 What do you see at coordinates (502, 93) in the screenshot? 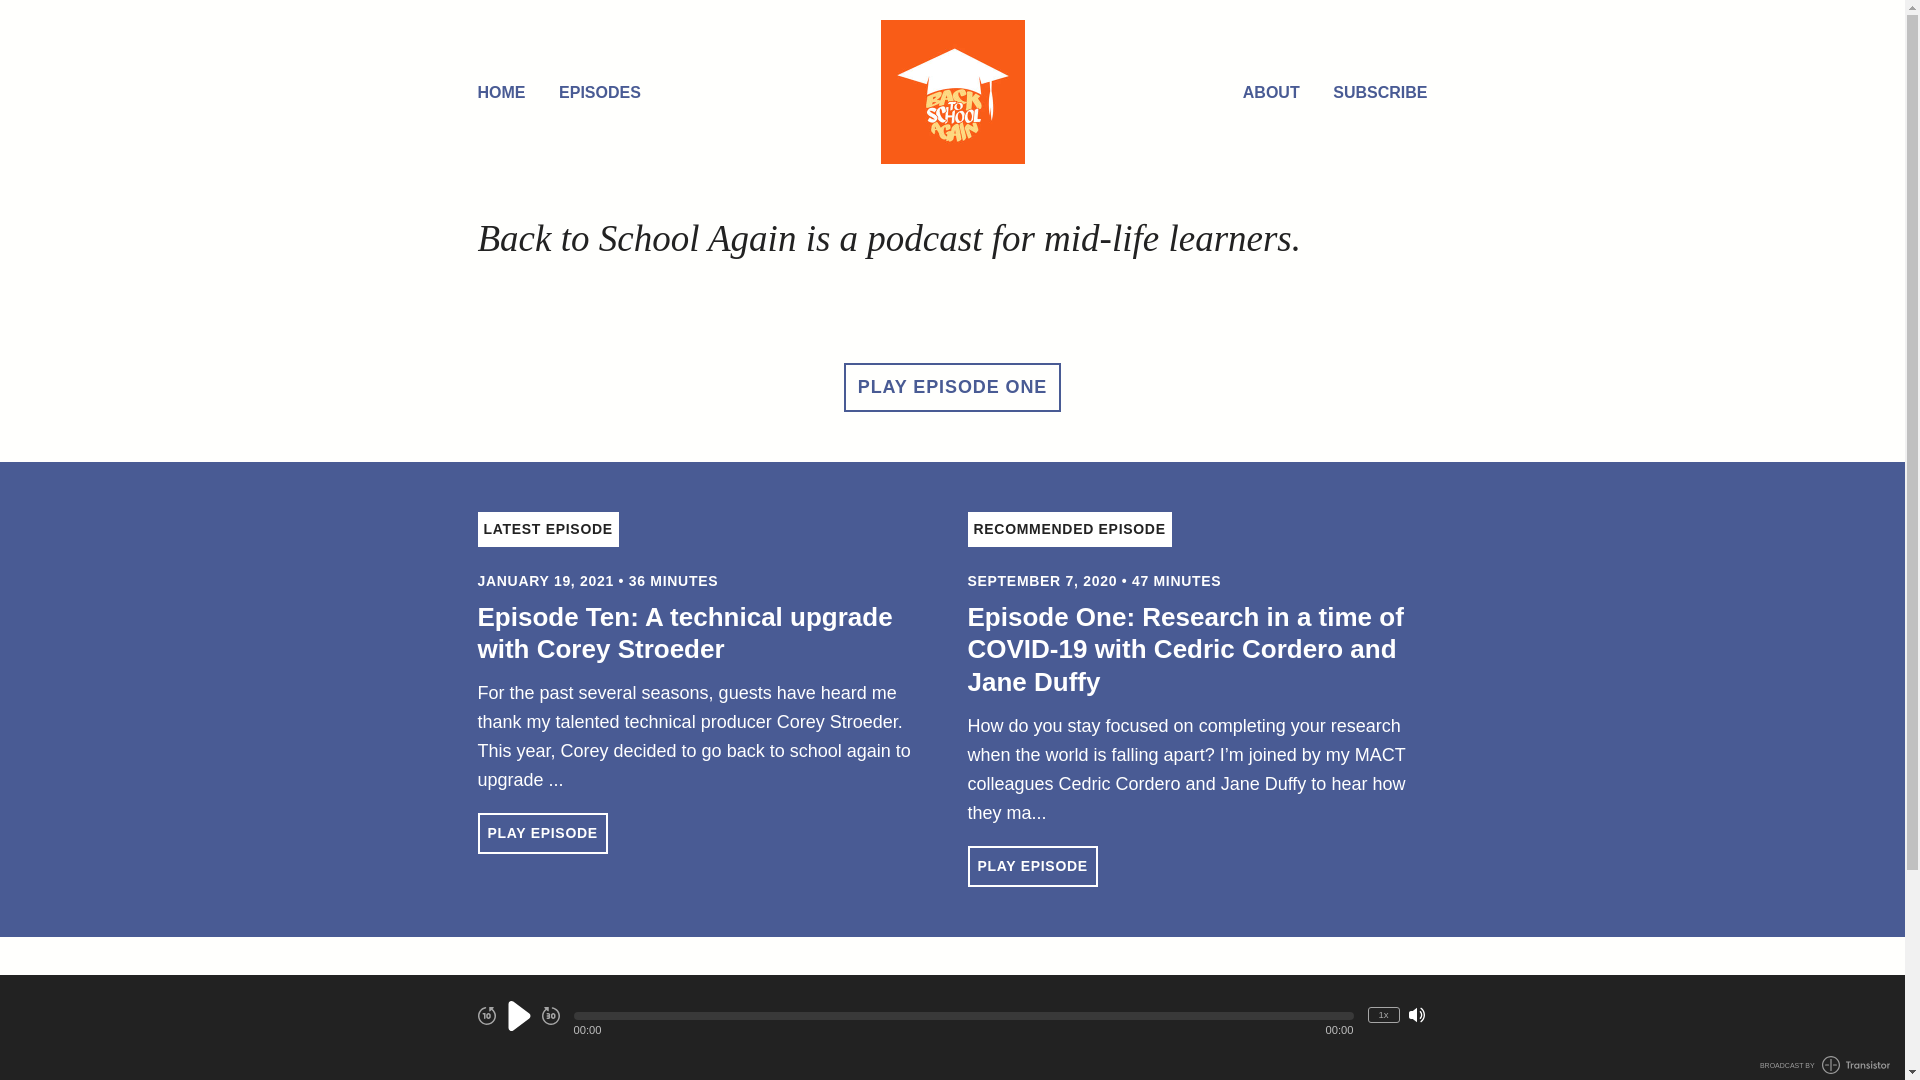
I see `'HOME'` at bounding box center [502, 93].